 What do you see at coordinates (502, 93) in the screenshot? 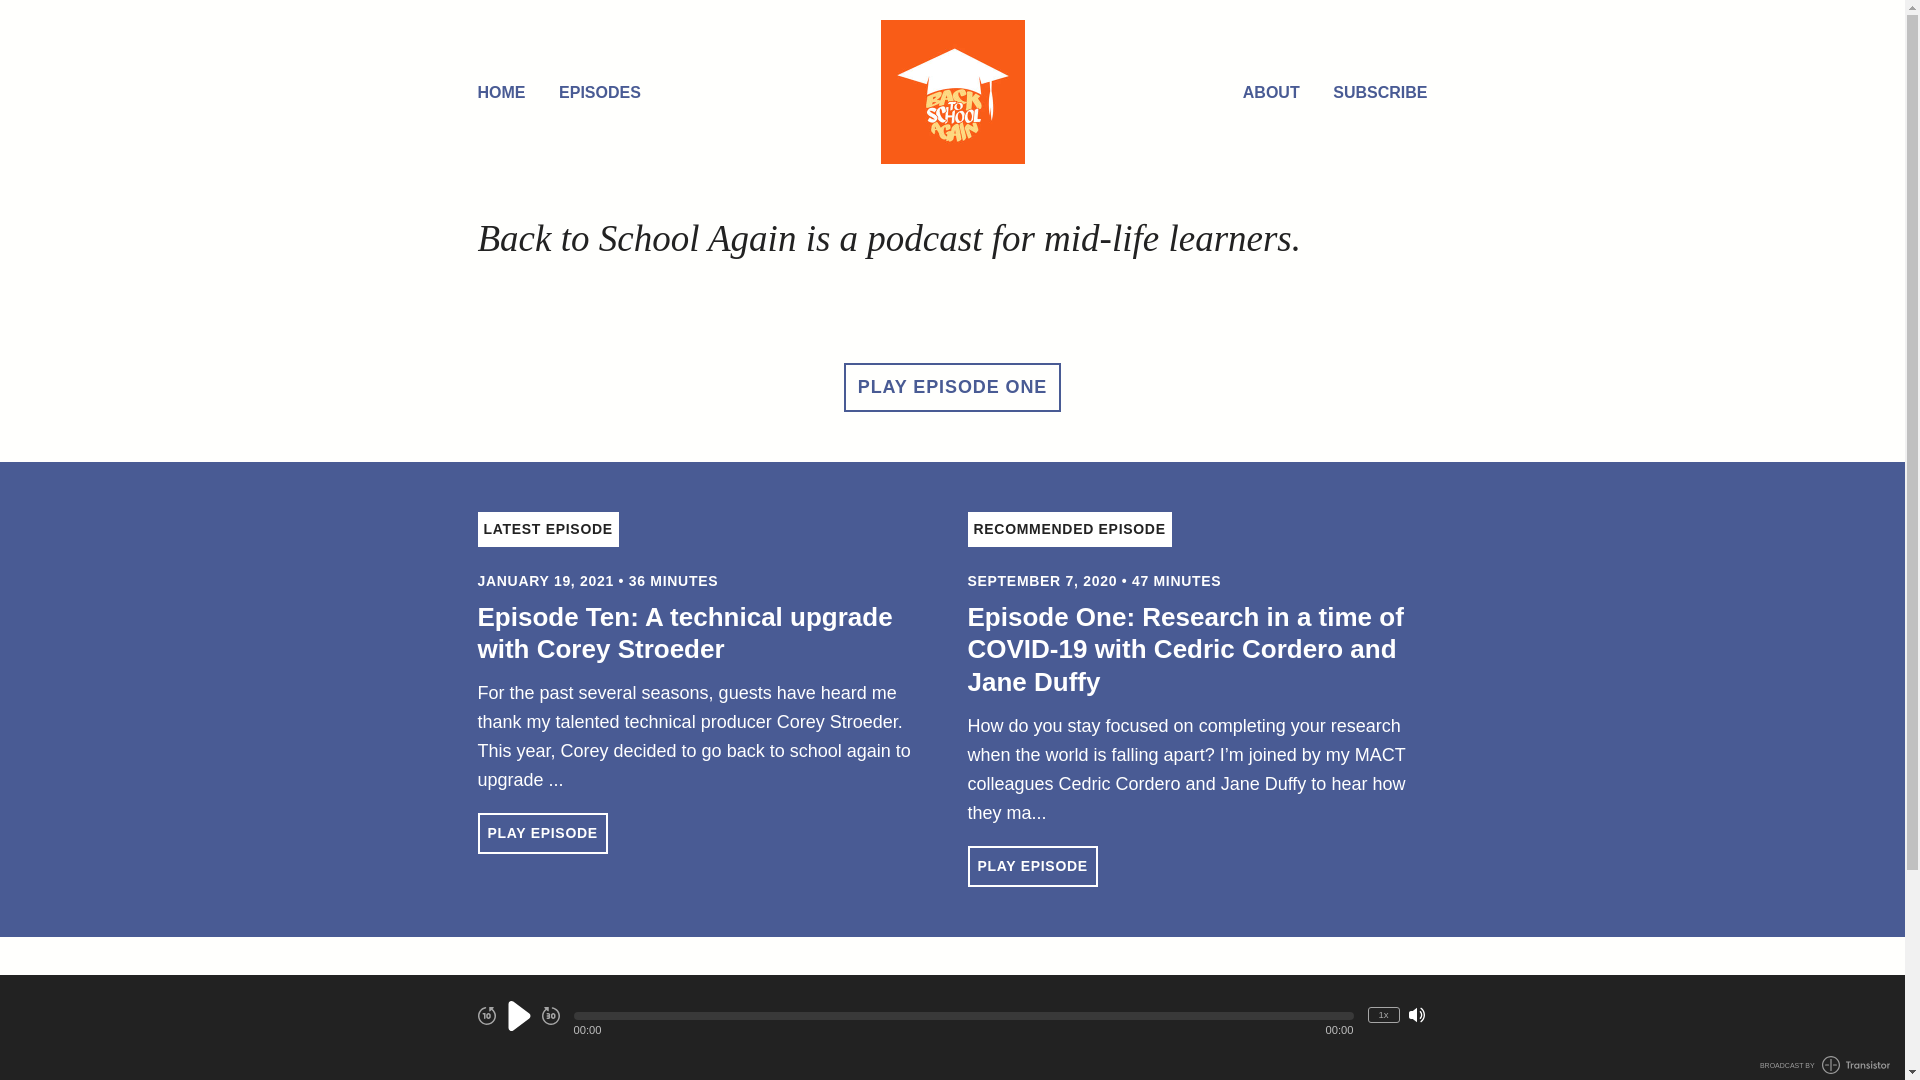
I see `'HOME'` at bounding box center [502, 93].